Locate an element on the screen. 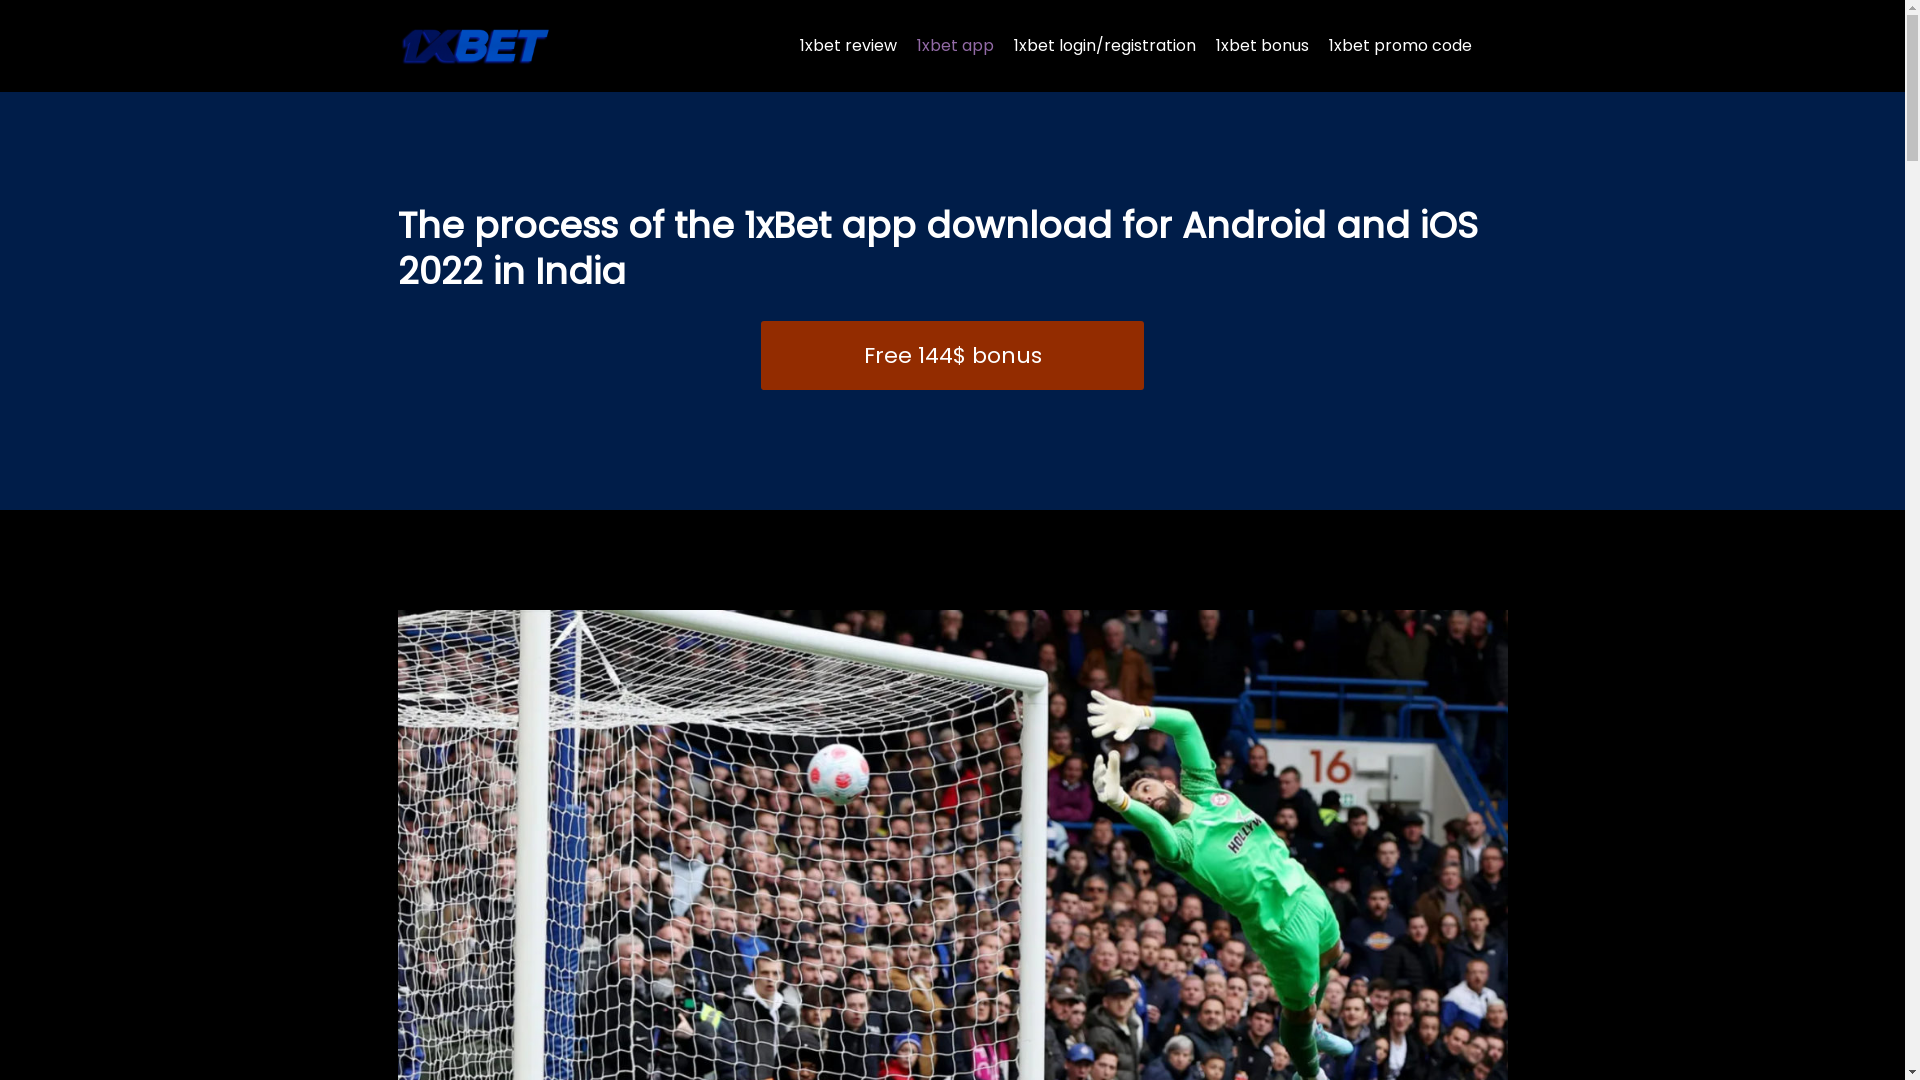  '1xbet promo code' is located at coordinates (1398, 45).